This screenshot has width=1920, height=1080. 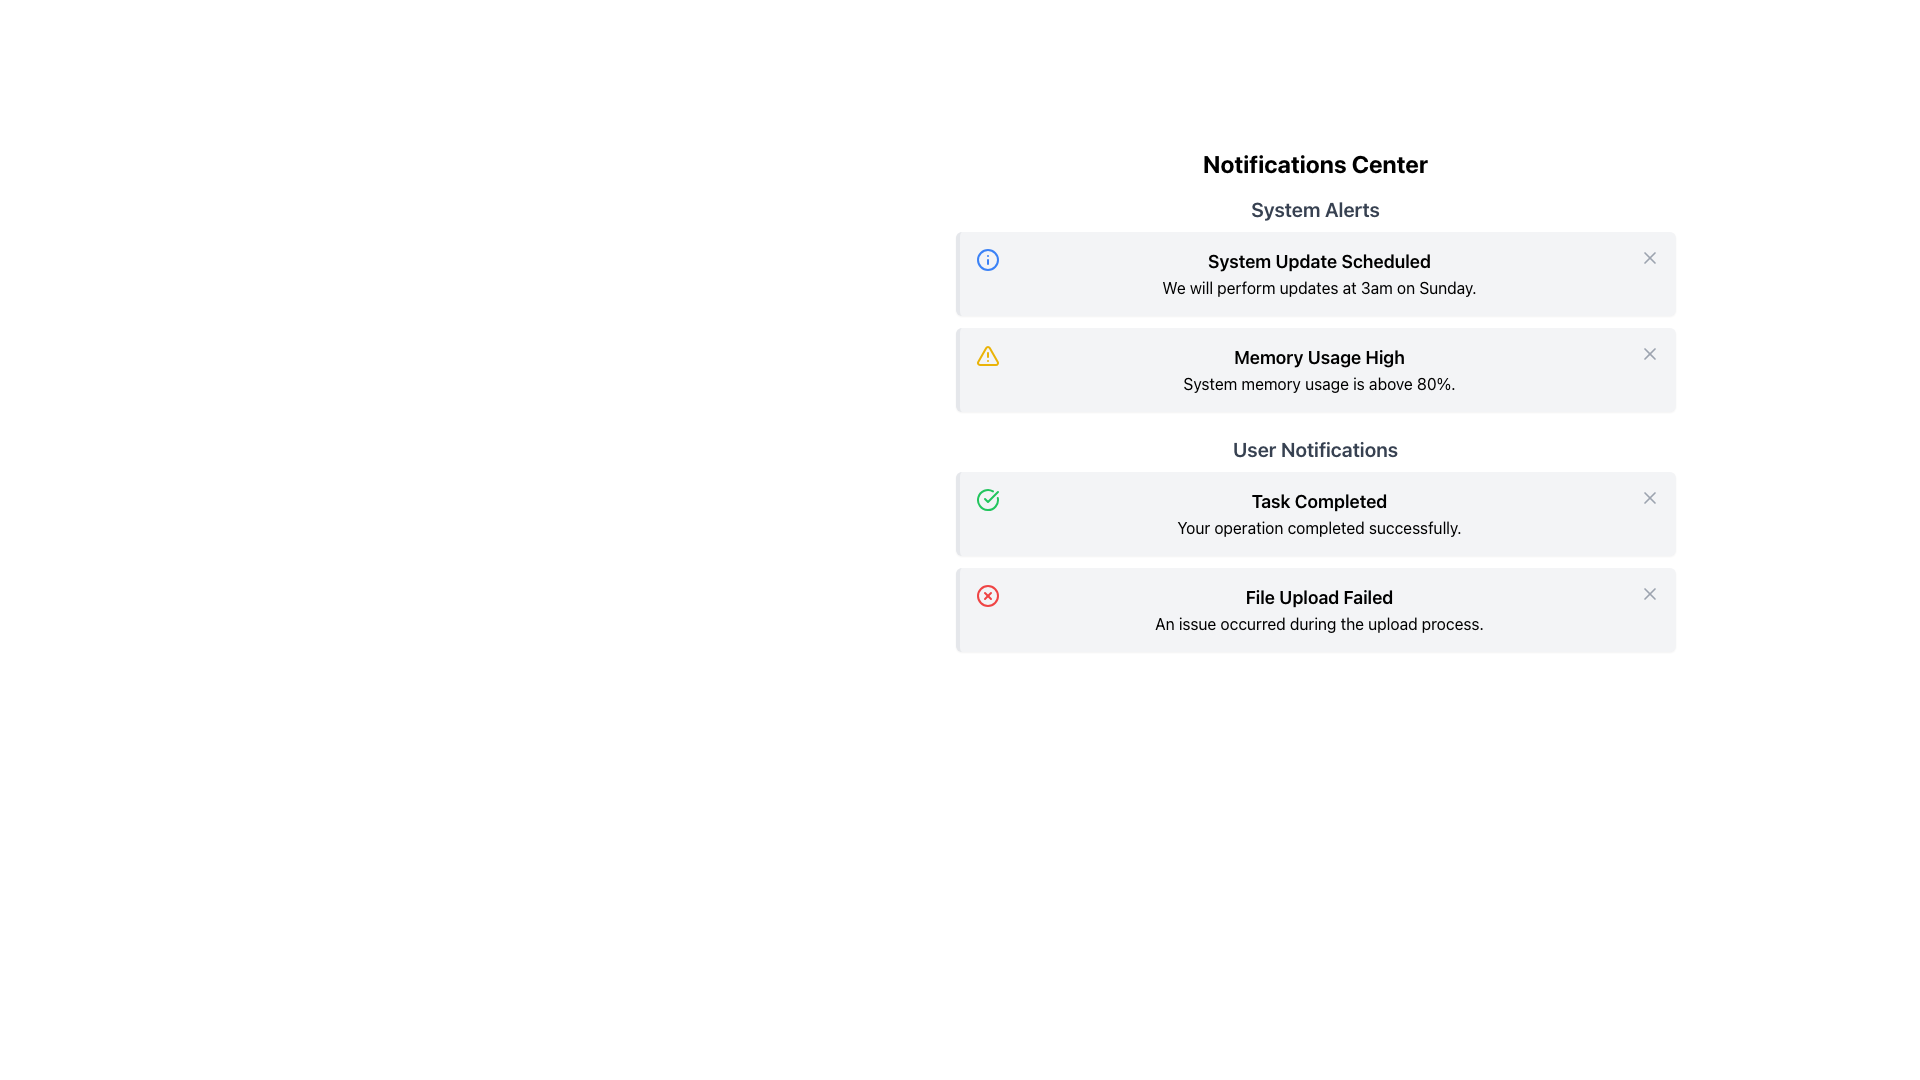 What do you see at coordinates (1315, 562) in the screenshot?
I see `the notifications in the Informational Notification Group, which consists of two stacked notifications titled 'Task Completed' and 'File Upload Failed'` at bounding box center [1315, 562].